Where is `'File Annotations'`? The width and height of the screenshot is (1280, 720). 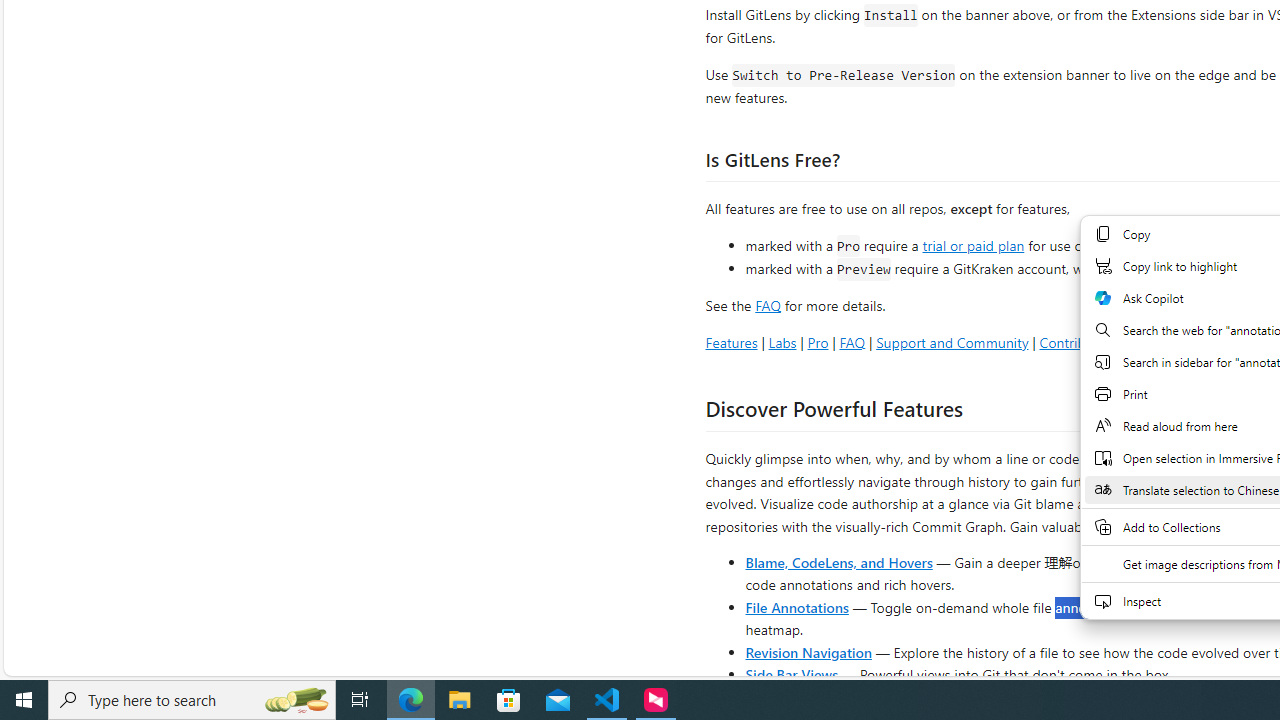 'File Annotations' is located at coordinates (795, 605).